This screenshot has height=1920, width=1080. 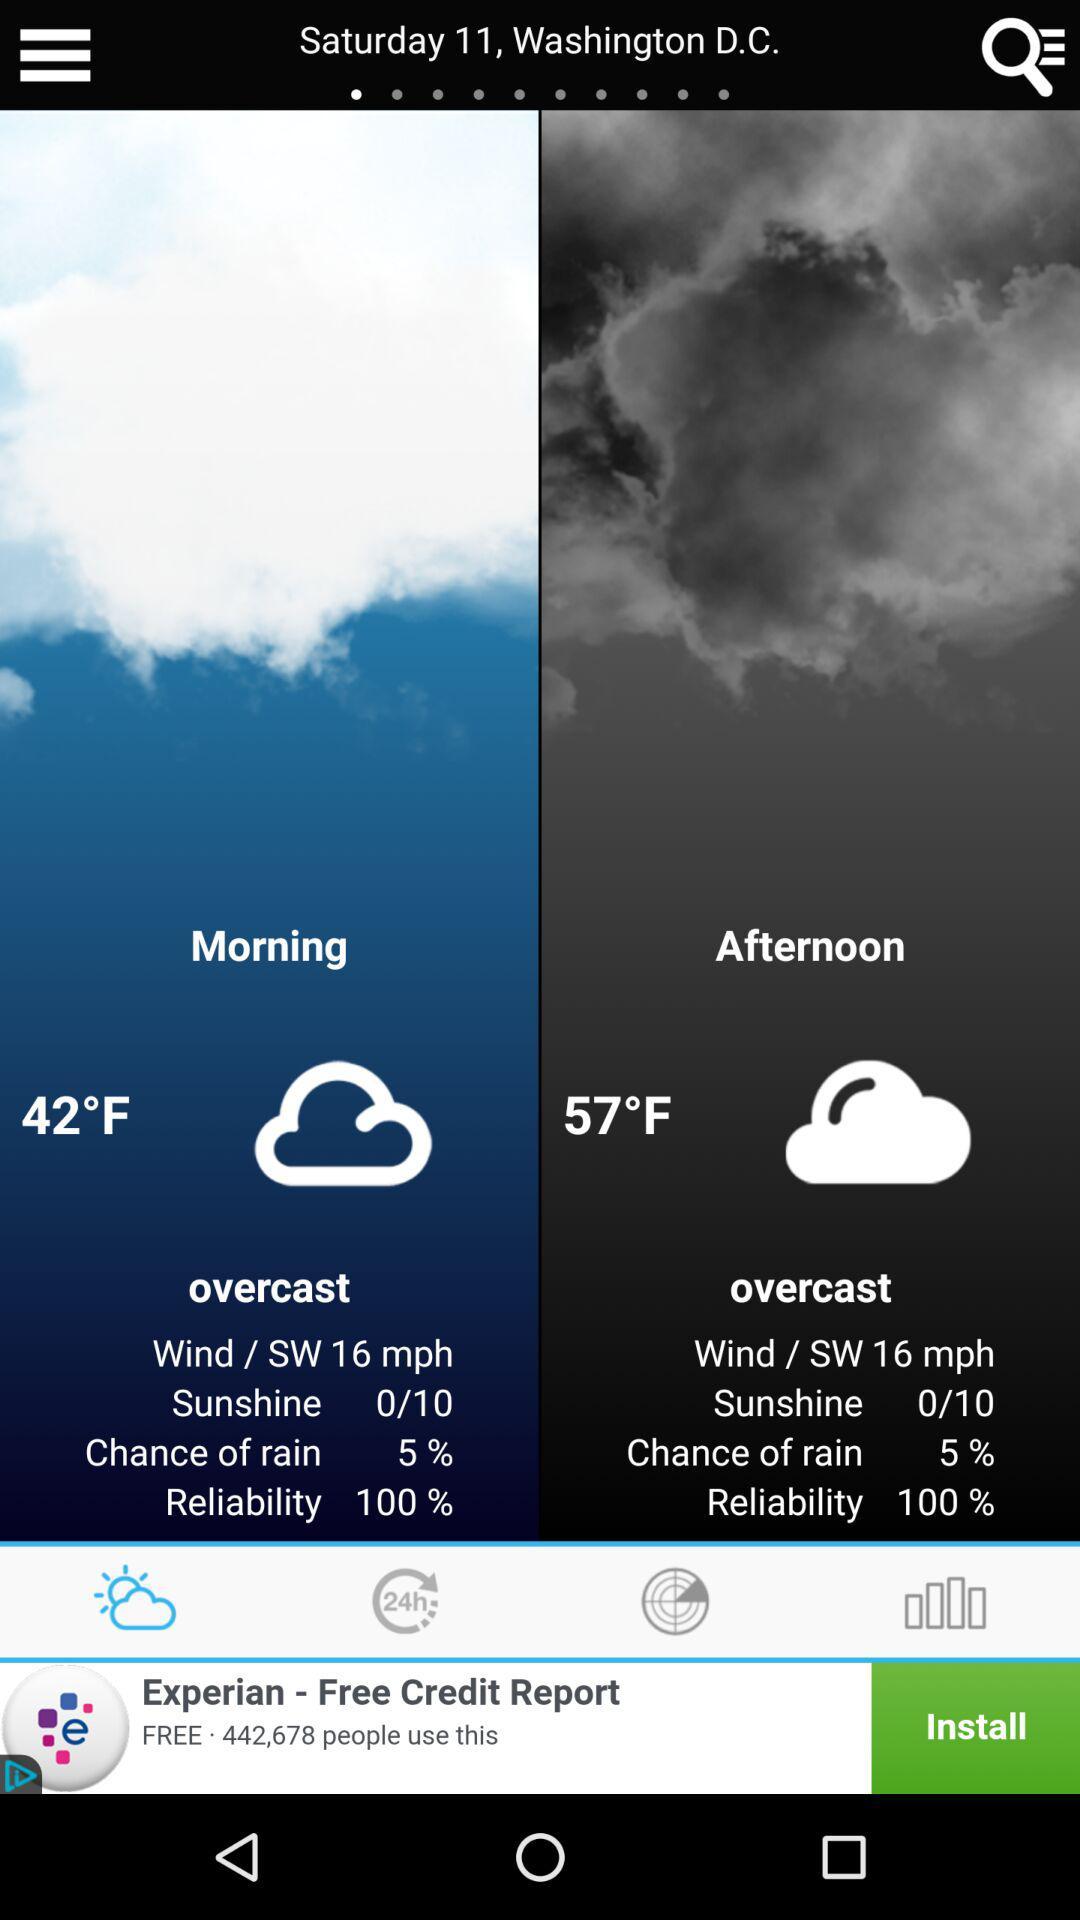 I want to click on the menu option, so click(x=54, y=55).